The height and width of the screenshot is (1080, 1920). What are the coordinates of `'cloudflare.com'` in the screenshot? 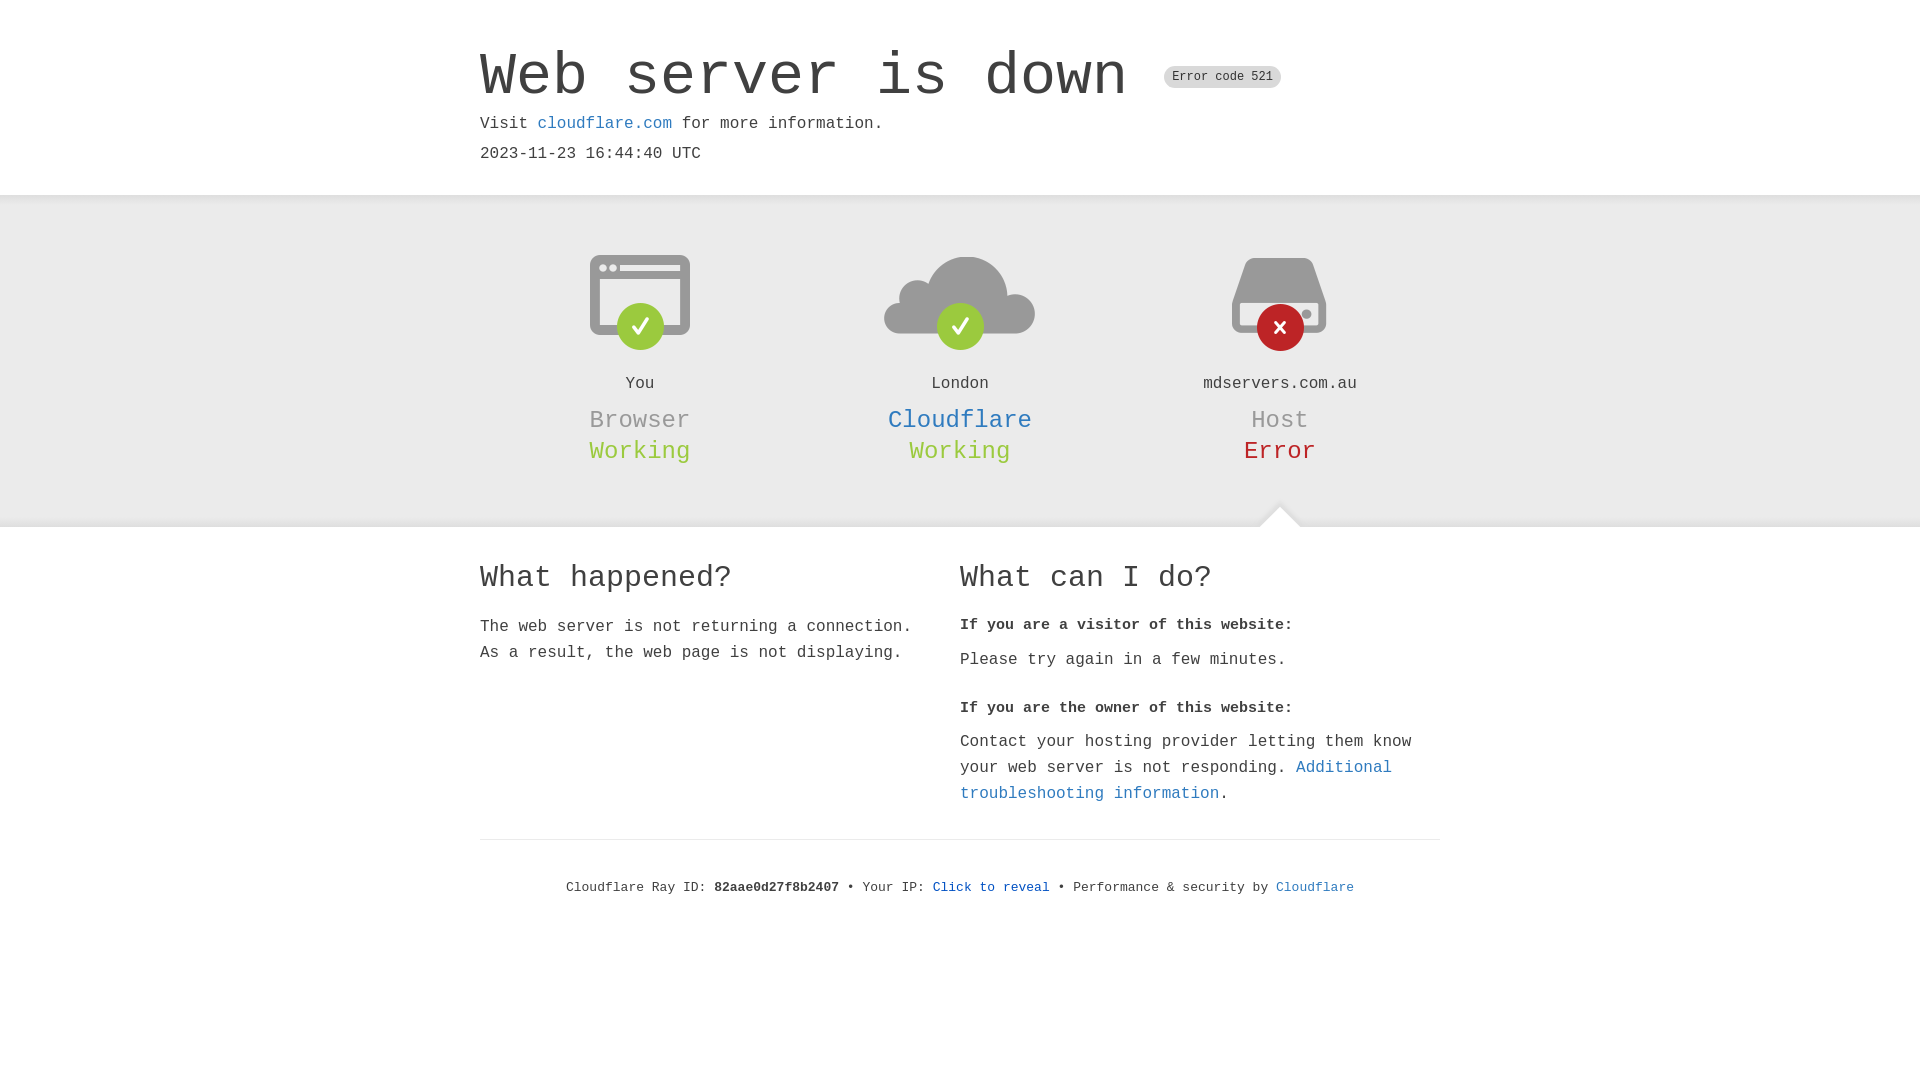 It's located at (537, 123).